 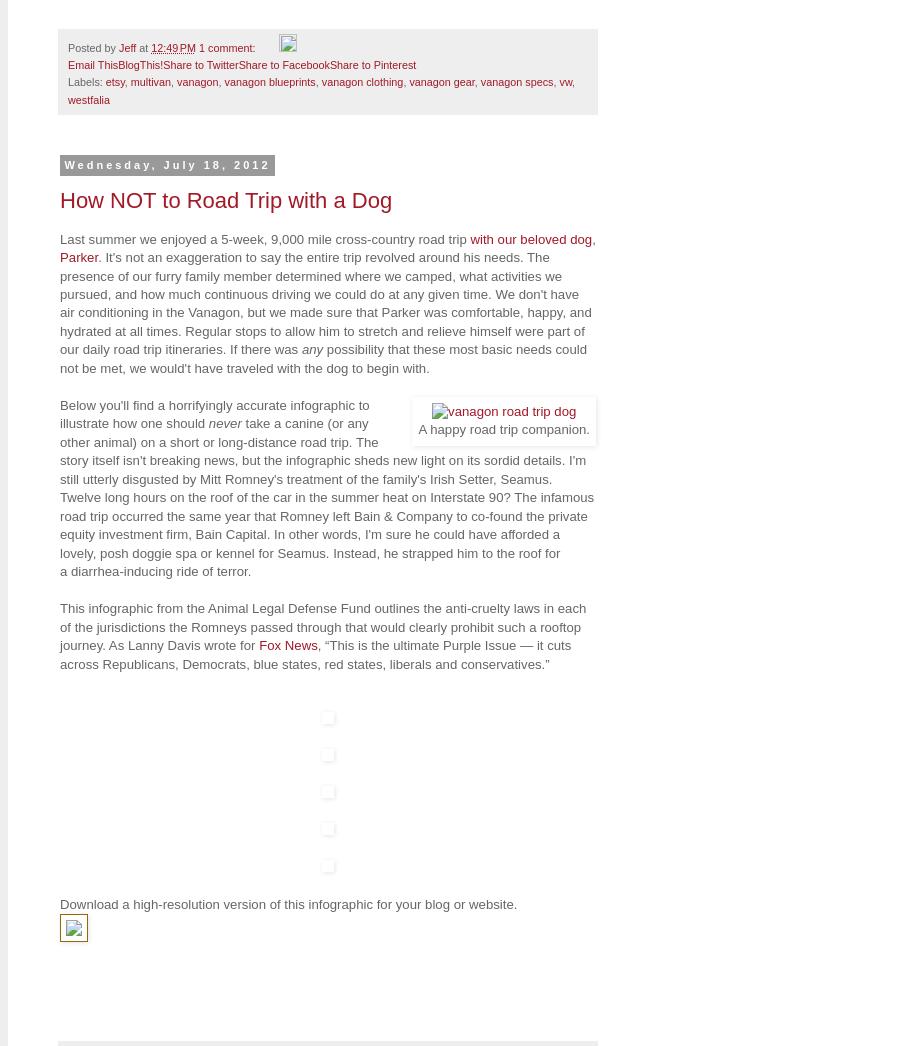 What do you see at coordinates (103, 82) in the screenshot?
I see `'etsy'` at bounding box center [103, 82].